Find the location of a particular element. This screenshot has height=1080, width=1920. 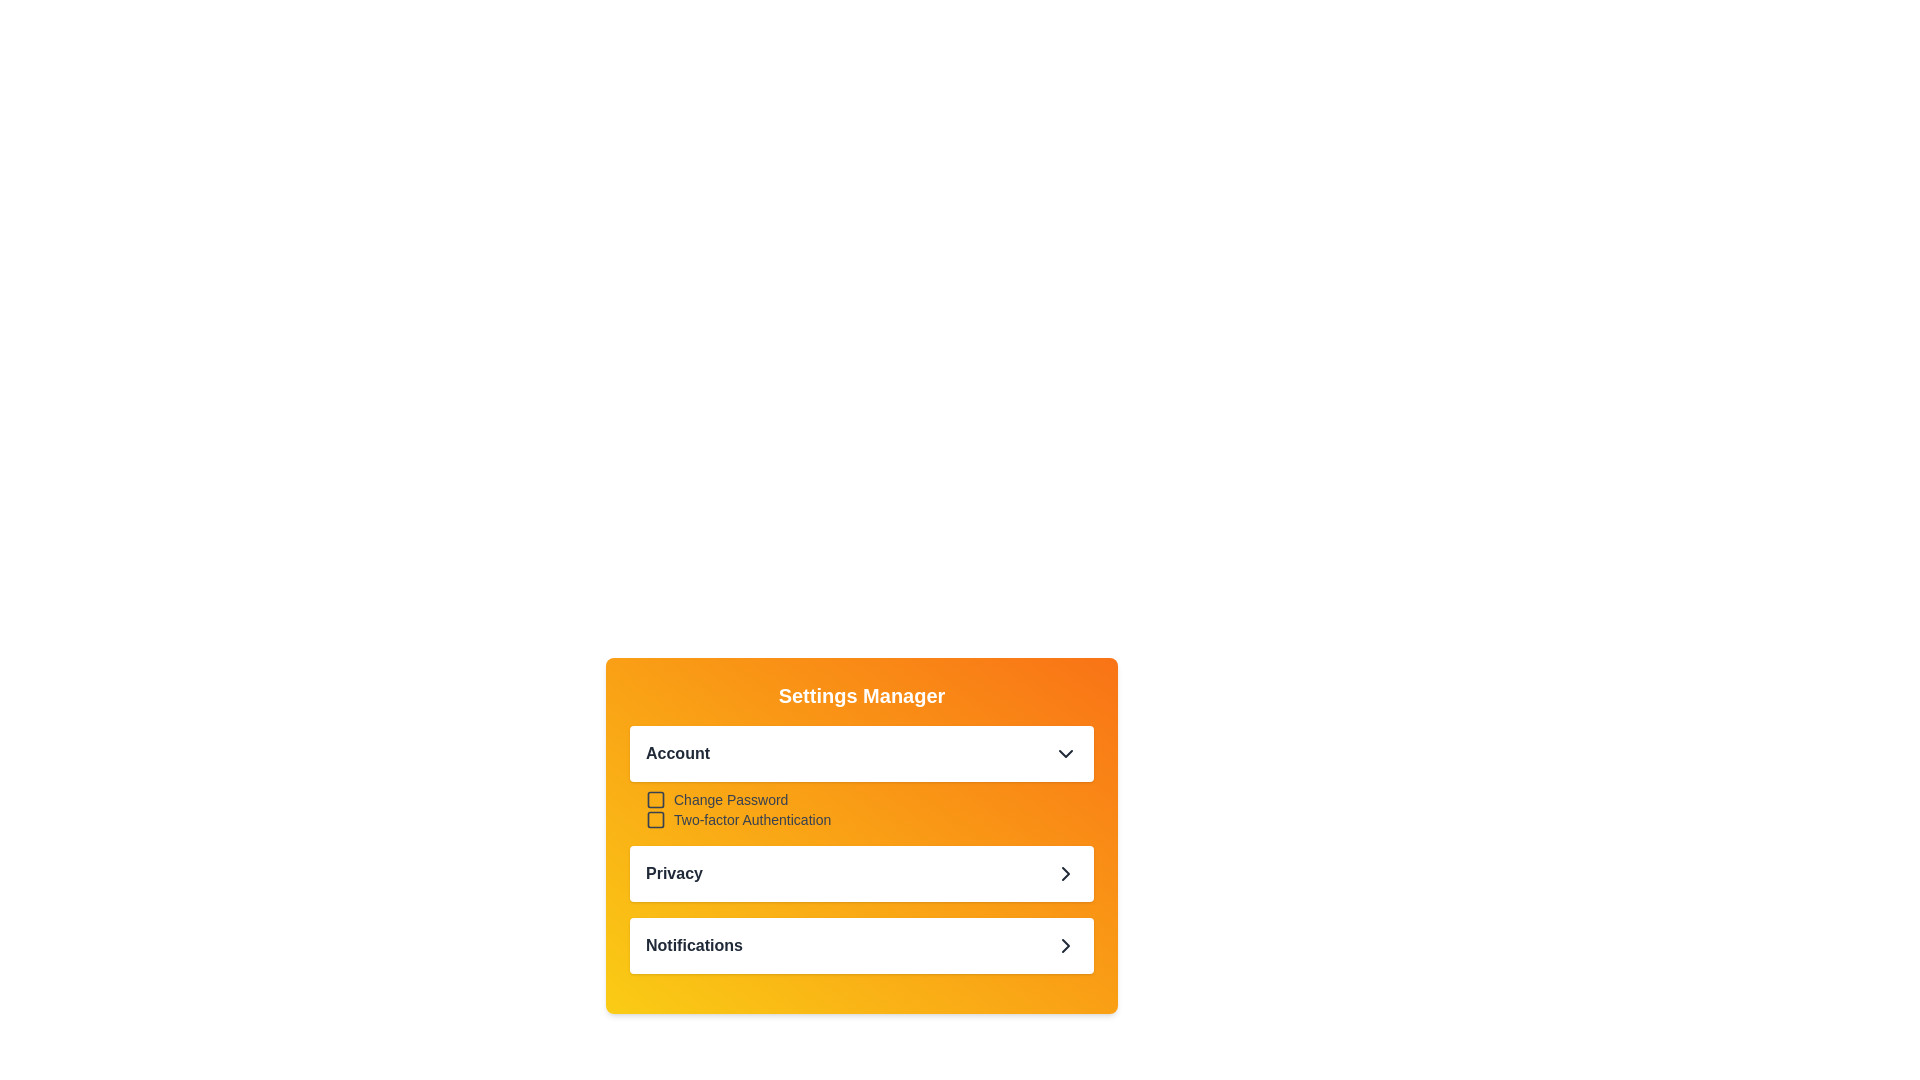

the Chevron Icon on the right end of the 'Account' section is located at coordinates (1064, 753).